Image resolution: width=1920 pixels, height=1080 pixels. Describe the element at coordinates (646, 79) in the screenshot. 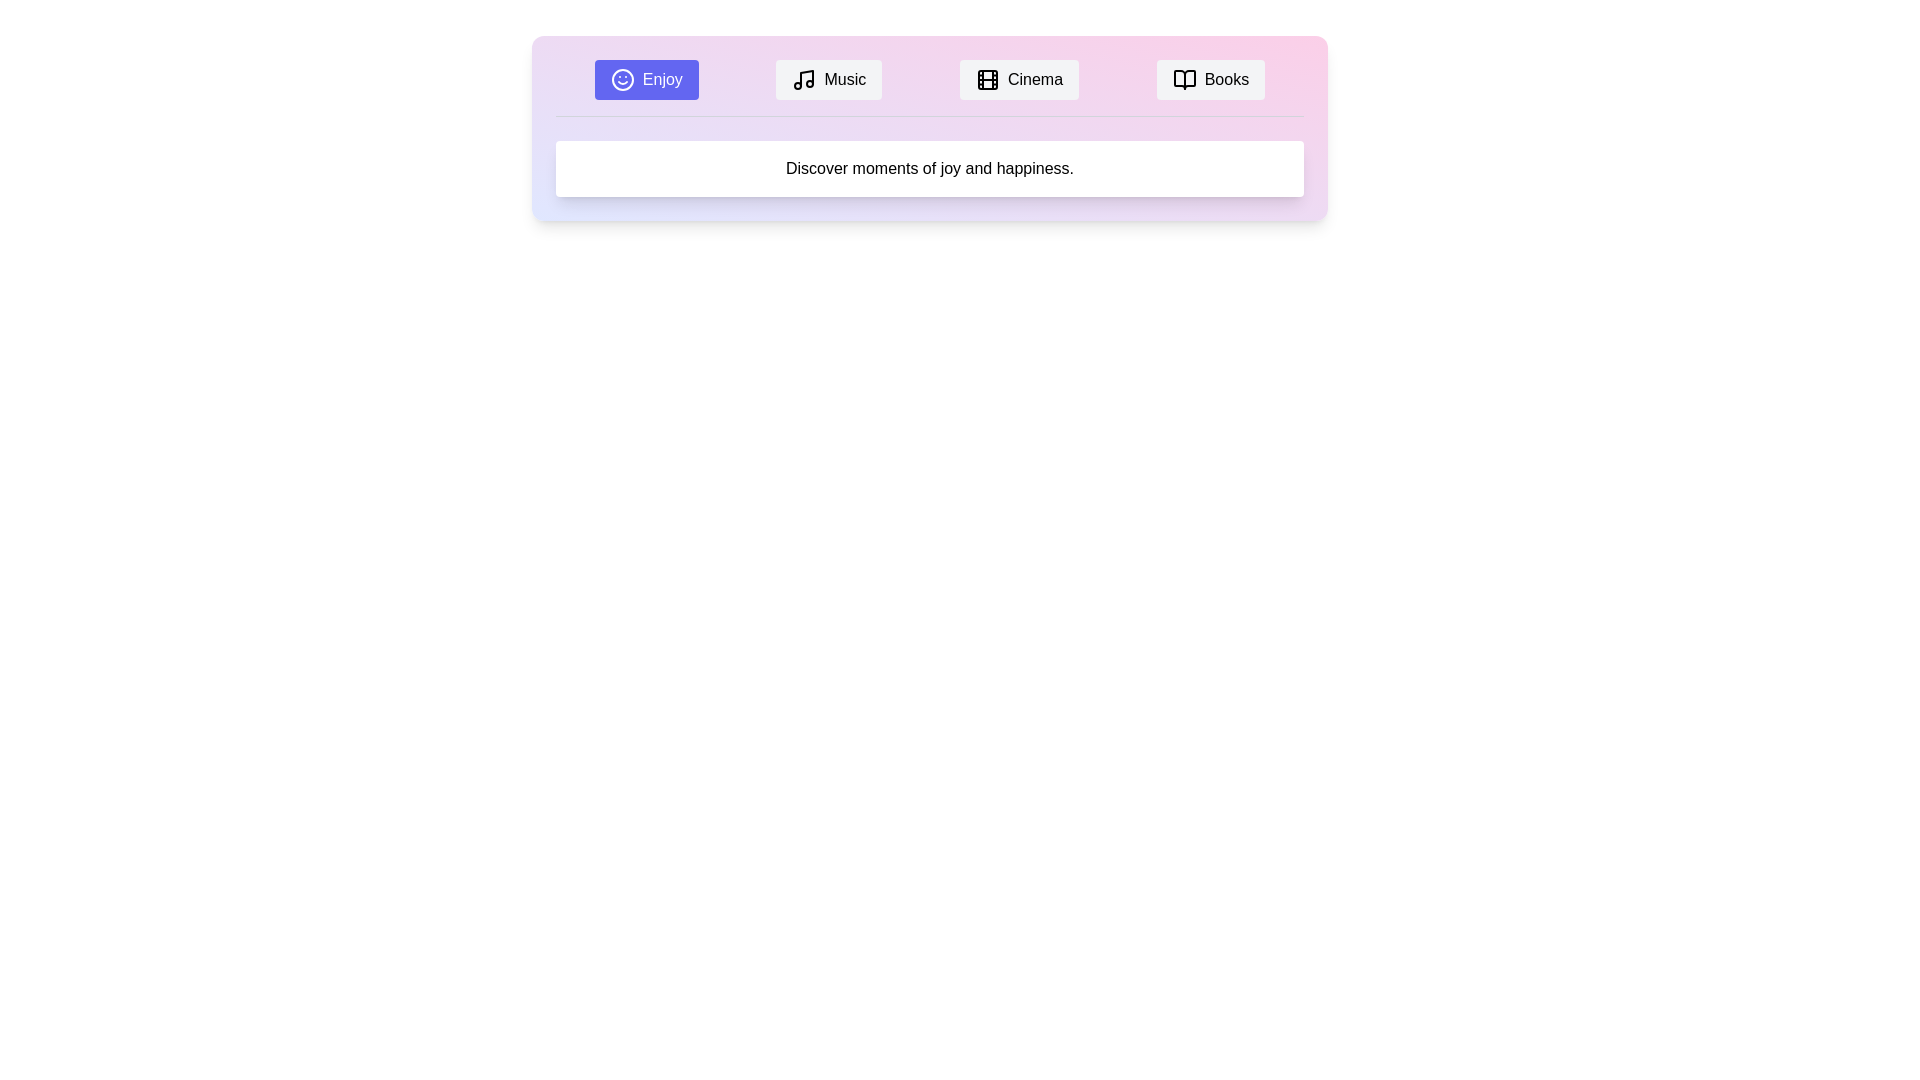

I see `the tab labeled Enjoy to select it` at that location.